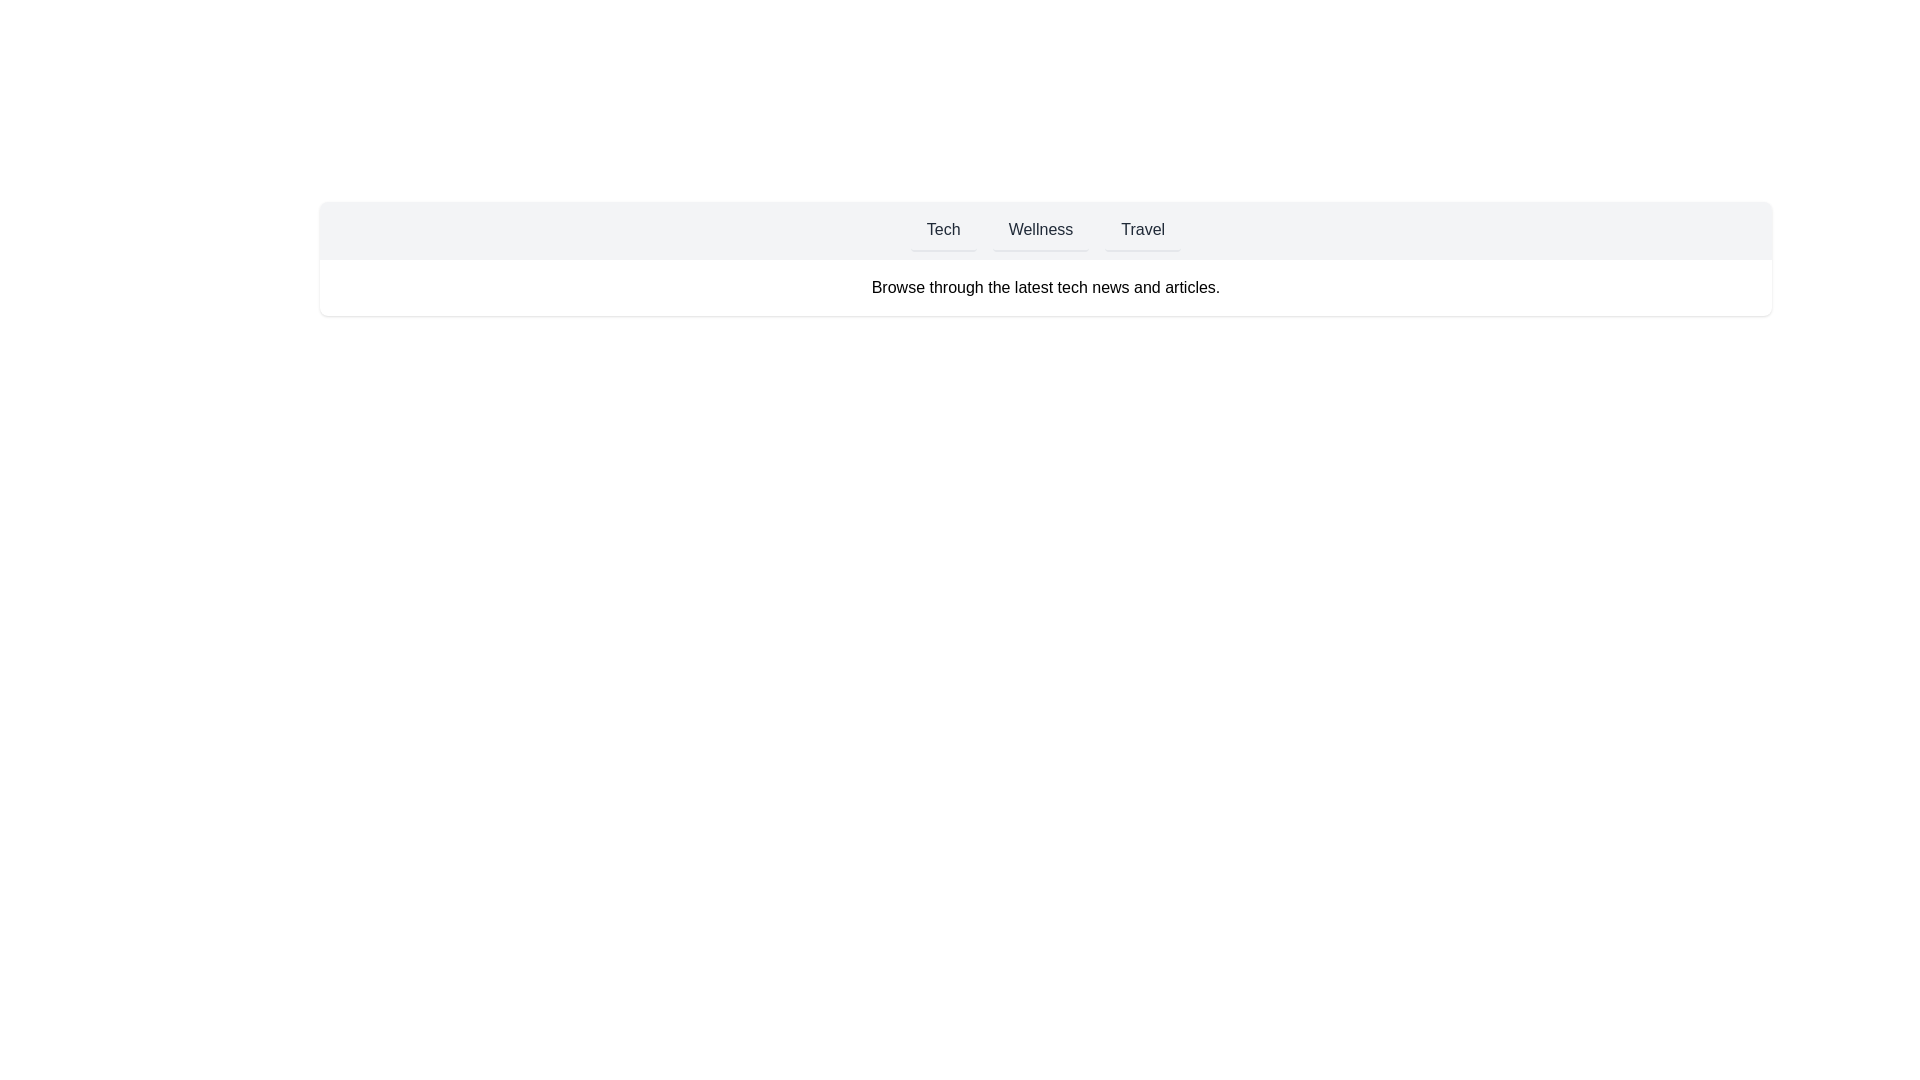 The height and width of the screenshot is (1080, 1920). I want to click on the Travel tab to view its content, so click(1143, 230).